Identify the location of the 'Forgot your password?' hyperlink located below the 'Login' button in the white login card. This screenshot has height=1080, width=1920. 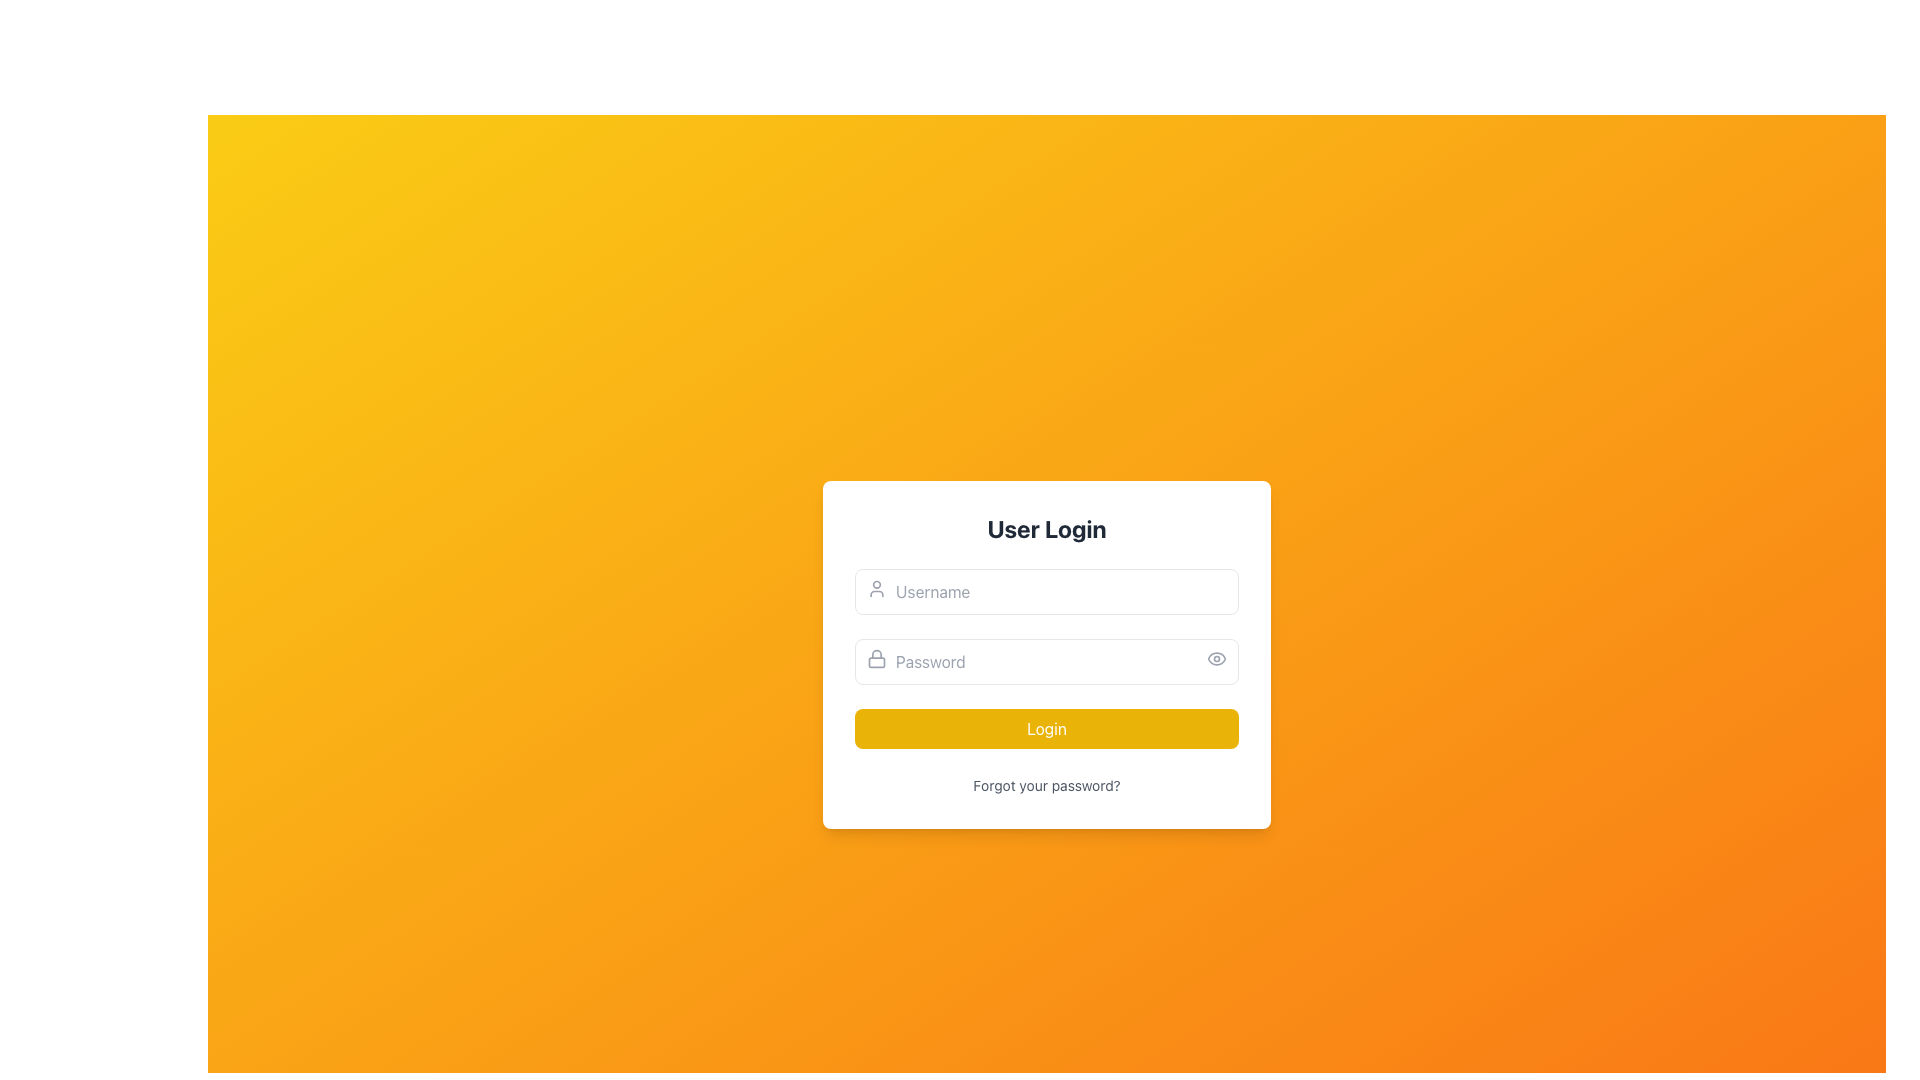
(1045, 784).